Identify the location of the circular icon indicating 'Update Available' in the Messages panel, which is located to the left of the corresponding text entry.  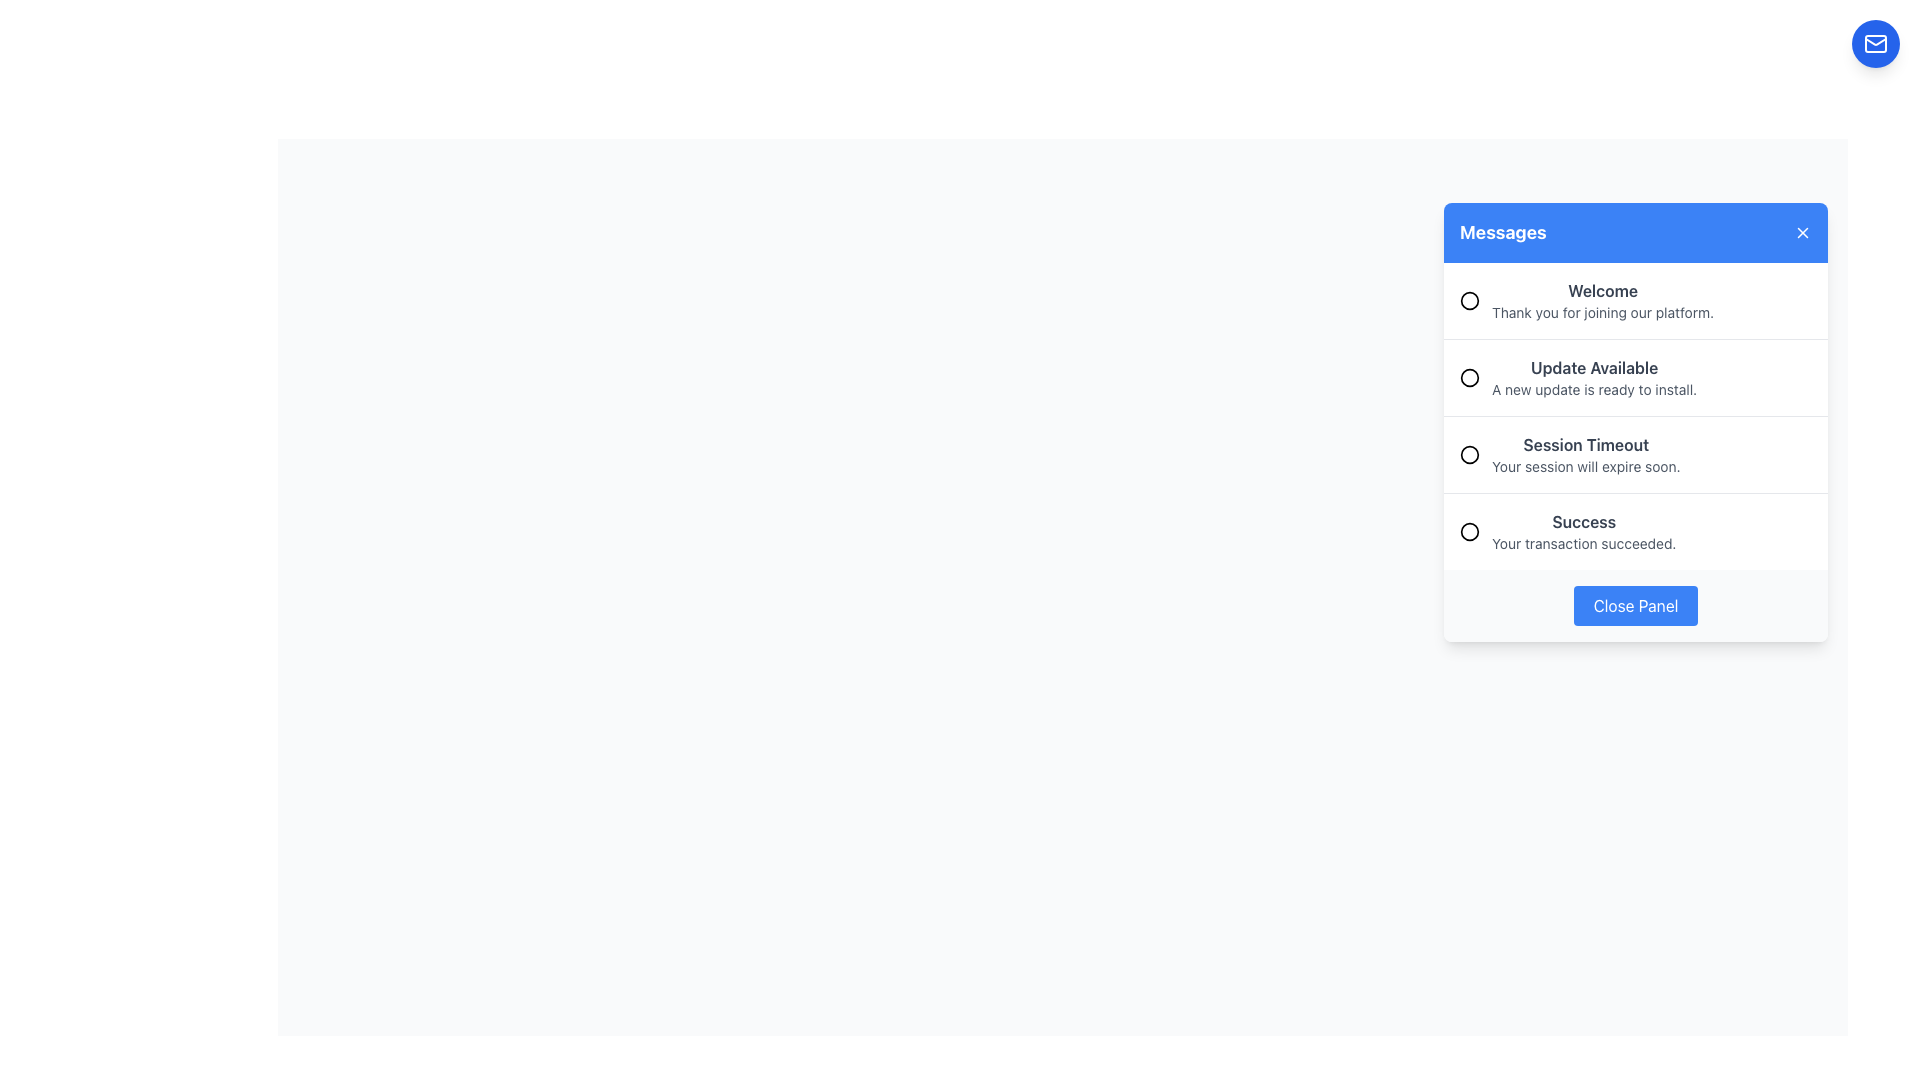
(1469, 378).